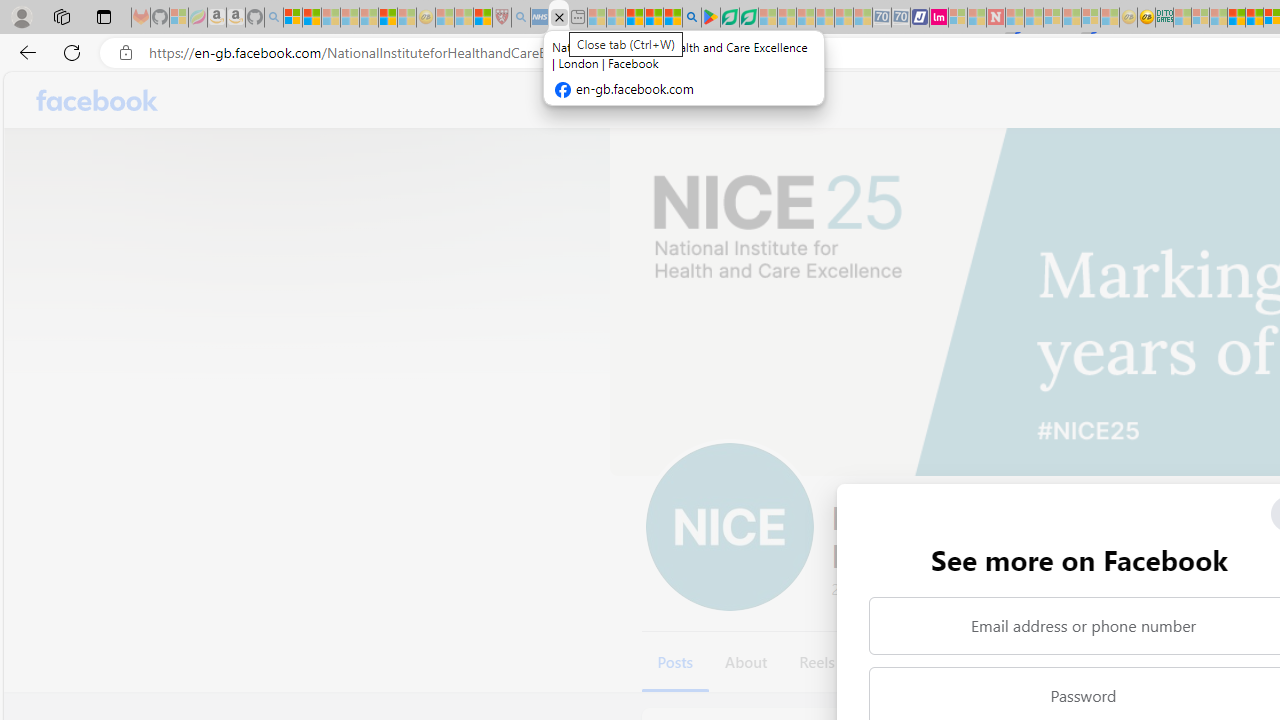  What do you see at coordinates (711, 17) in the screenshot?
I see `'Bluey: Let'` at bounding box center [711, 17].